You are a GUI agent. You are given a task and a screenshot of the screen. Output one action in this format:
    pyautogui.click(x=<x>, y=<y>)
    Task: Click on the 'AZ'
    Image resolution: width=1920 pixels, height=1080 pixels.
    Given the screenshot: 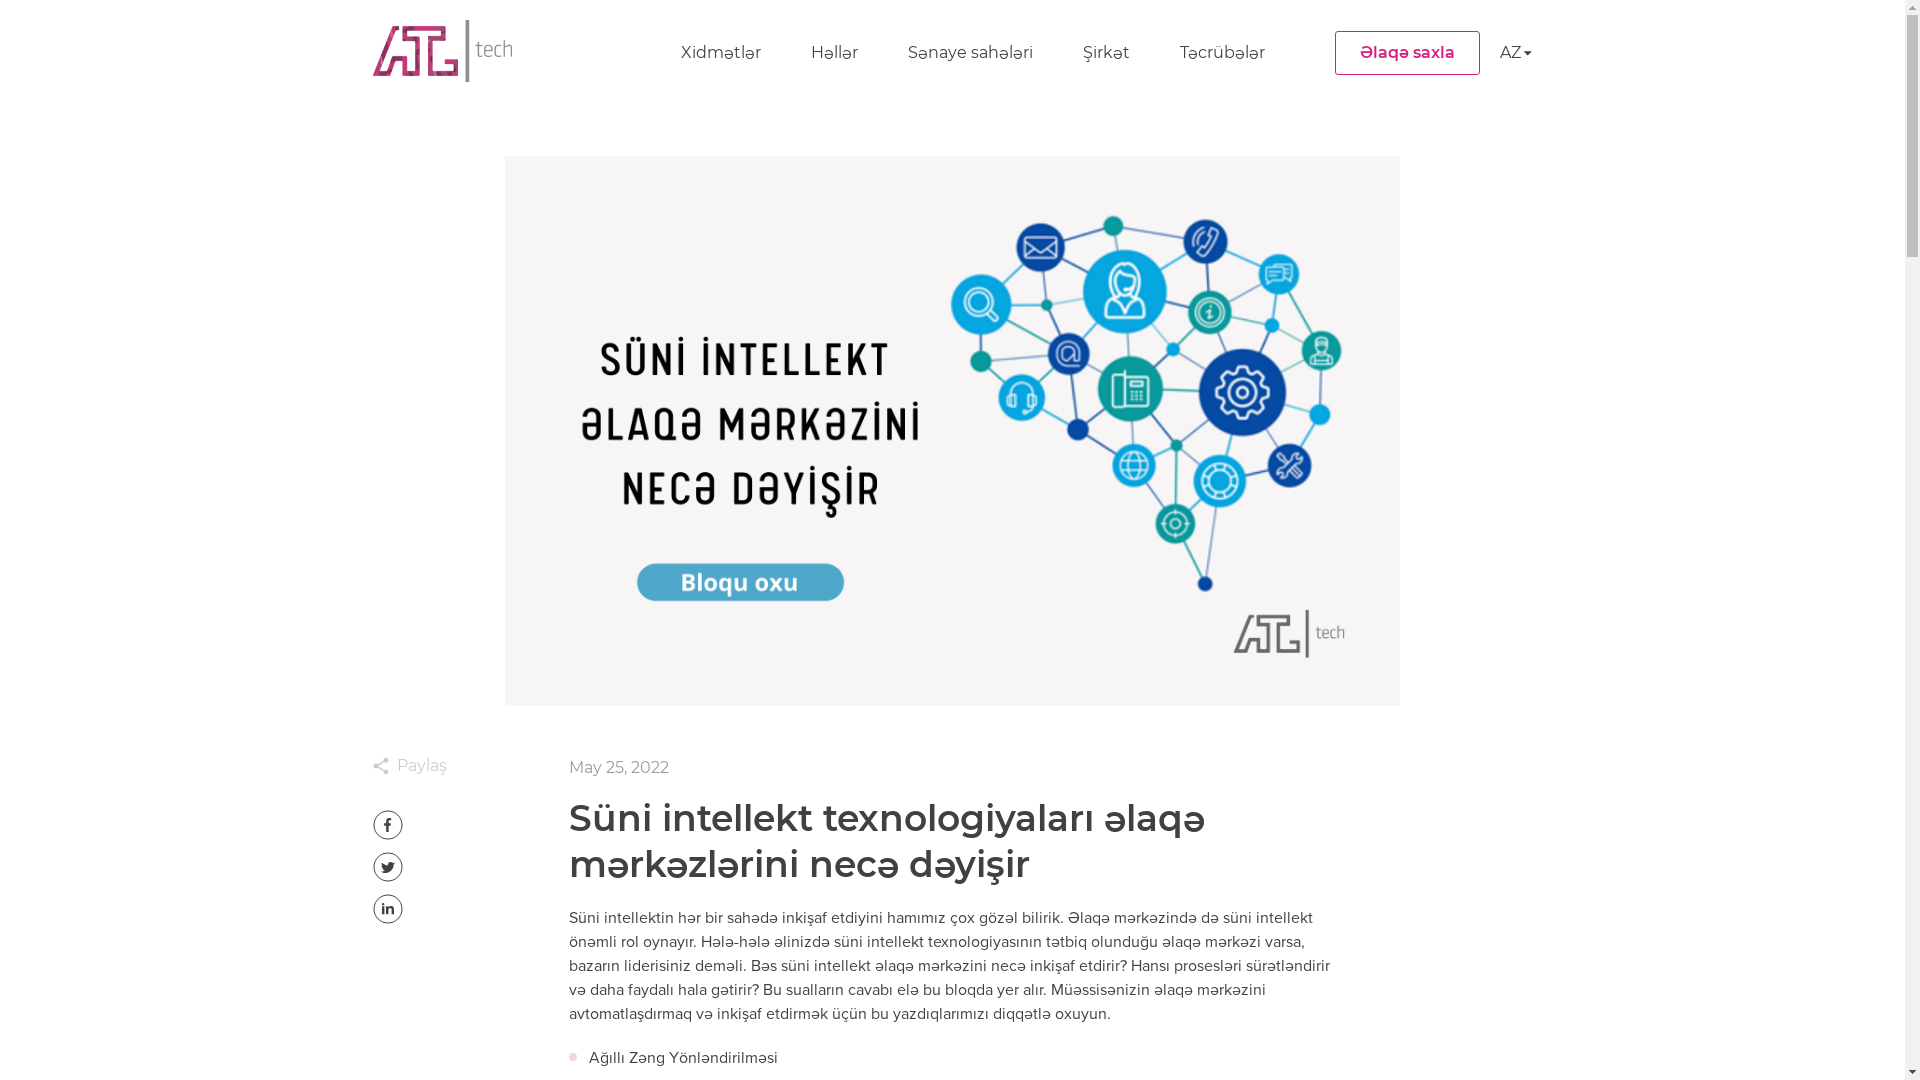 What is the action you would take?
    pyautogui.click(x=1516, y=52)
    